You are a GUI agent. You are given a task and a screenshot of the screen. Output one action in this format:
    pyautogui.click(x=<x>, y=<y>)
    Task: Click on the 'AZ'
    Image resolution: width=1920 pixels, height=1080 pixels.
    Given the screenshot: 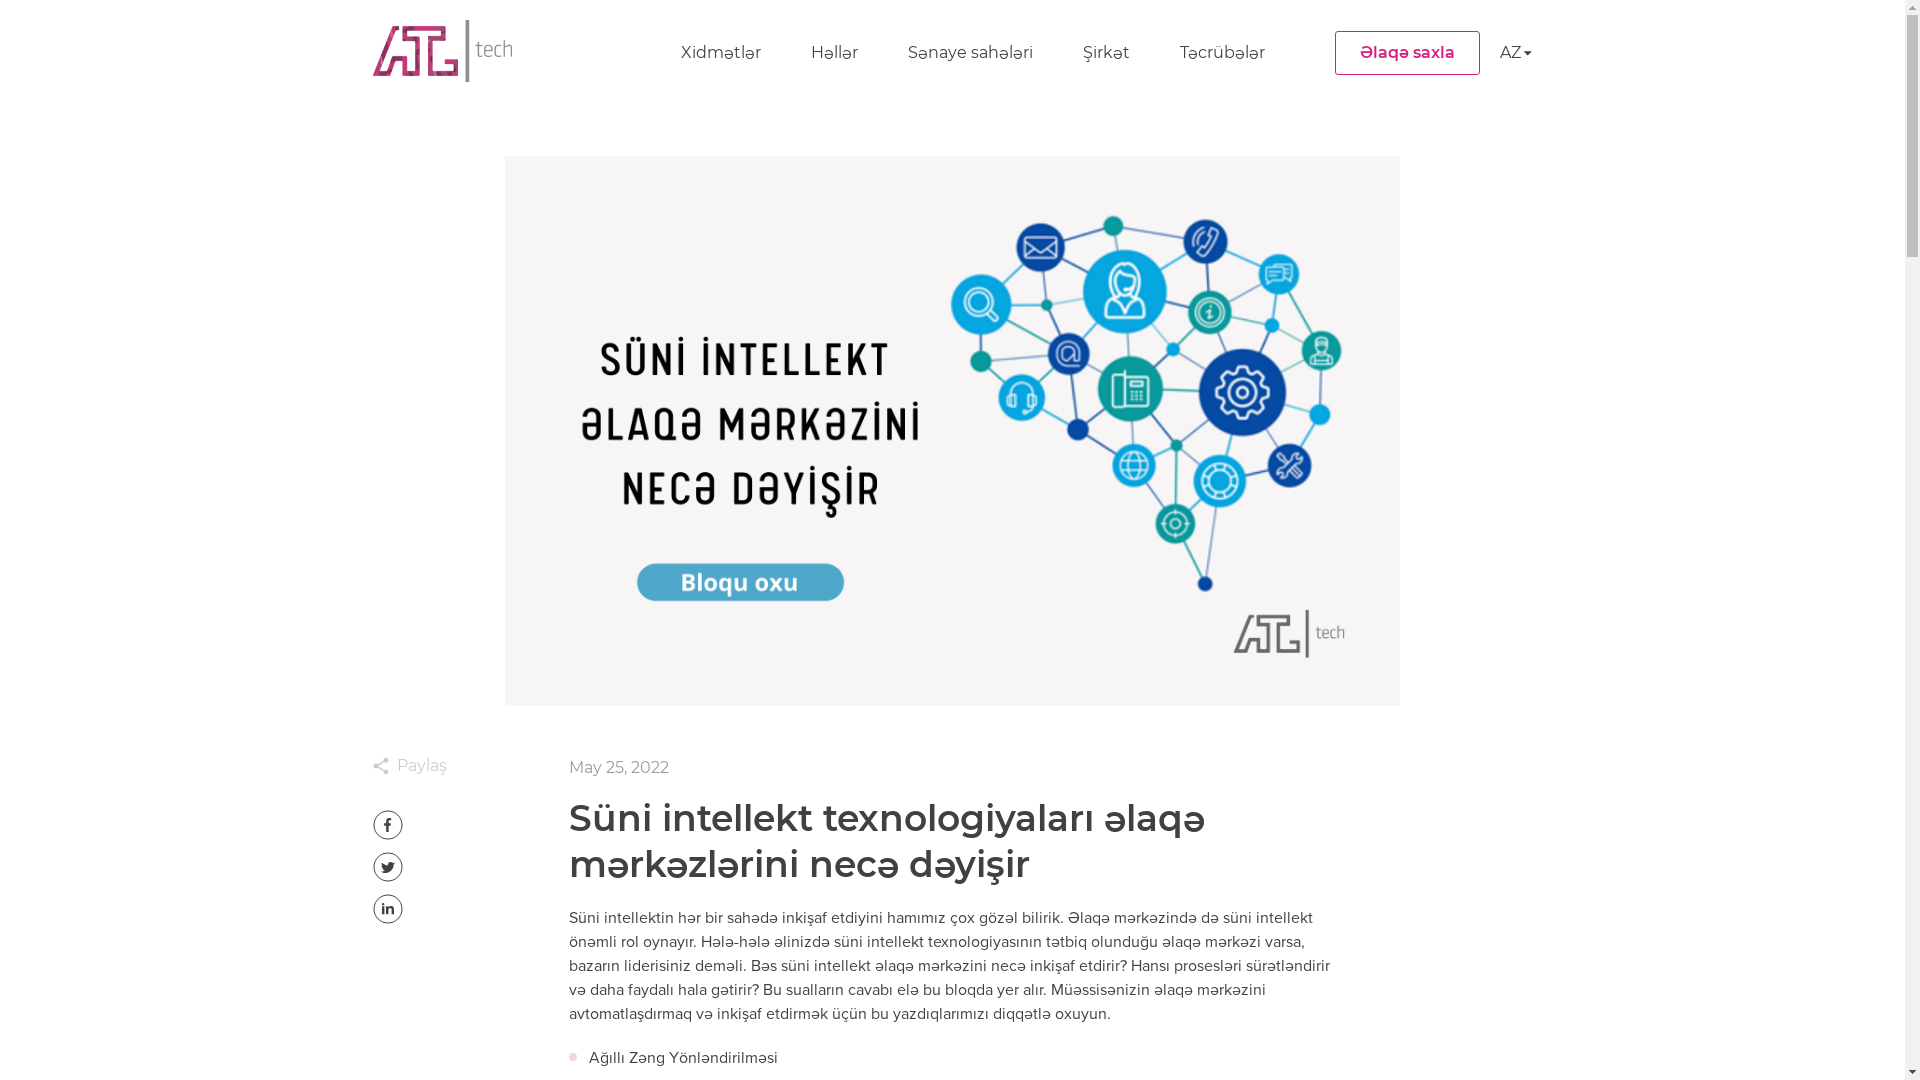 What is the action you would take?
    pyautogui.click(x=1516, y=52)
    